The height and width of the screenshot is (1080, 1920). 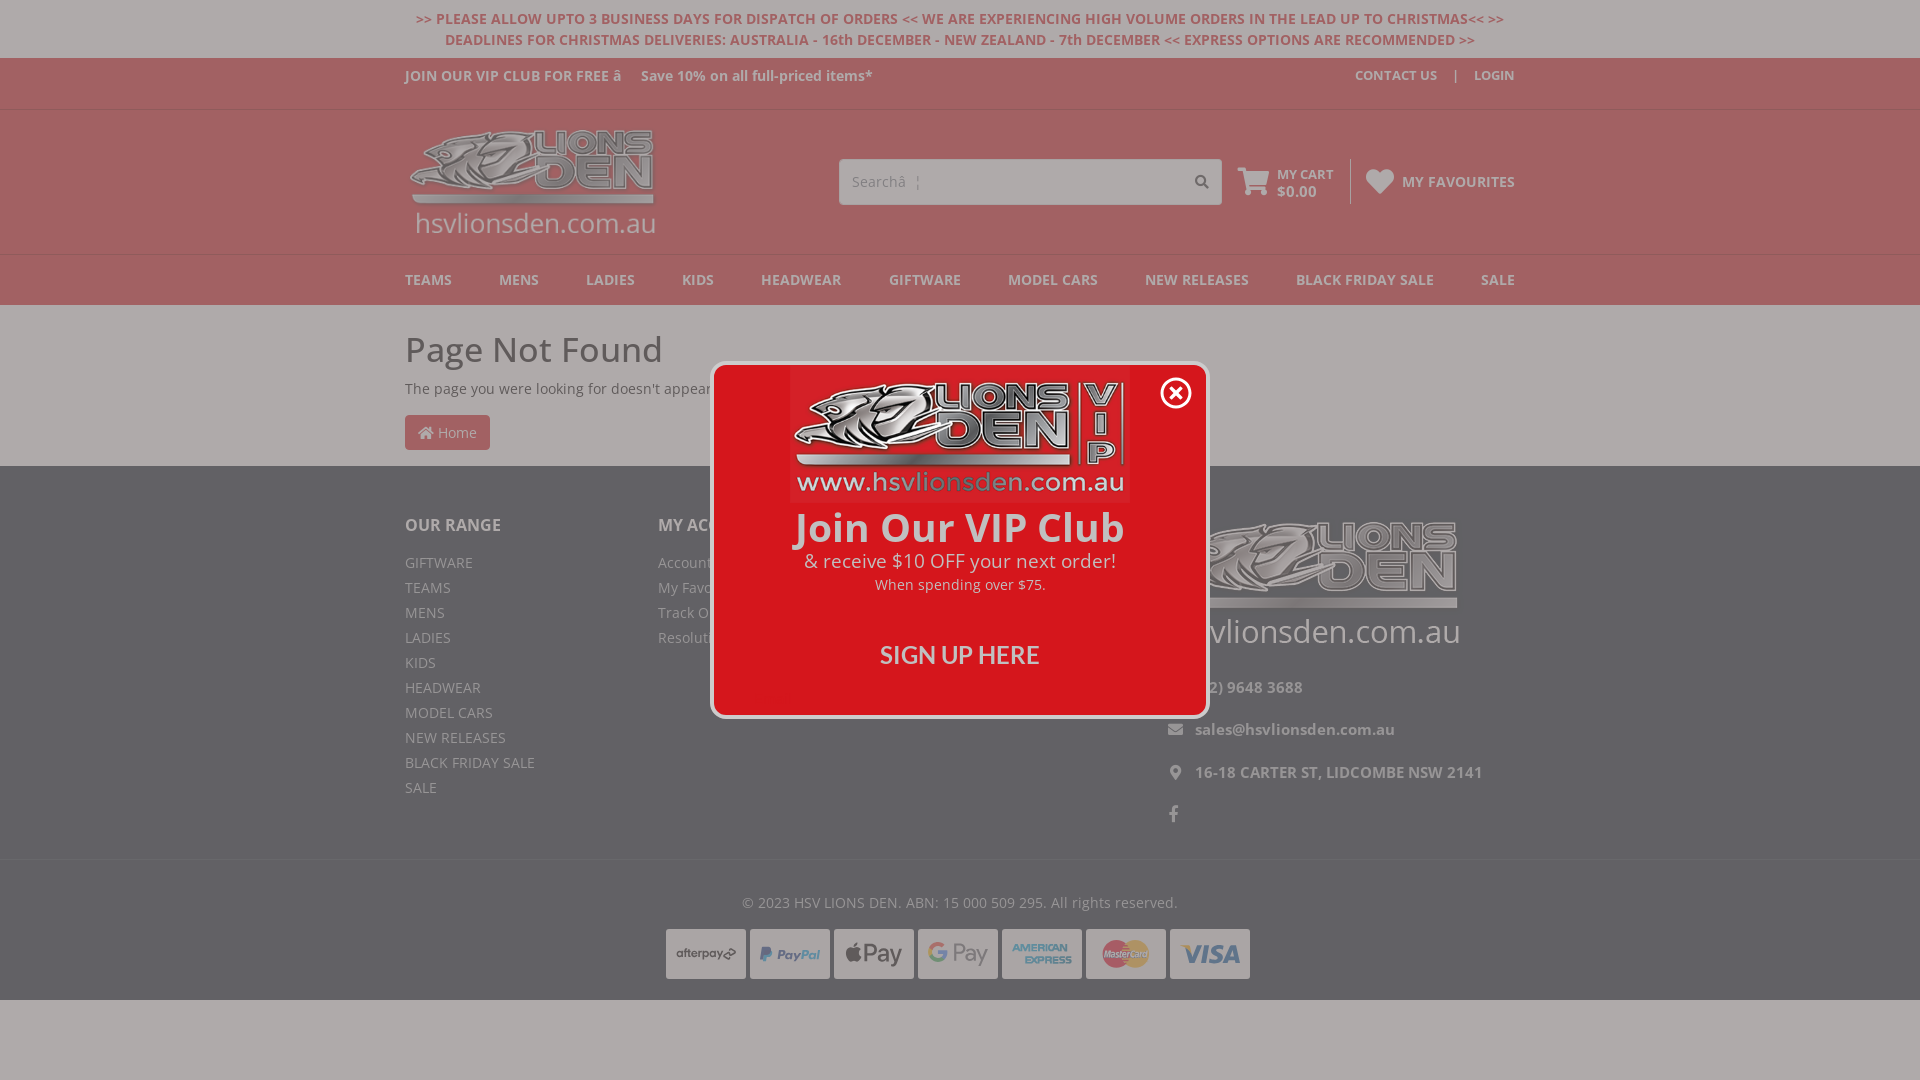 I want to click on 'MY FAVOURITES', so click(x=1458, y=181).